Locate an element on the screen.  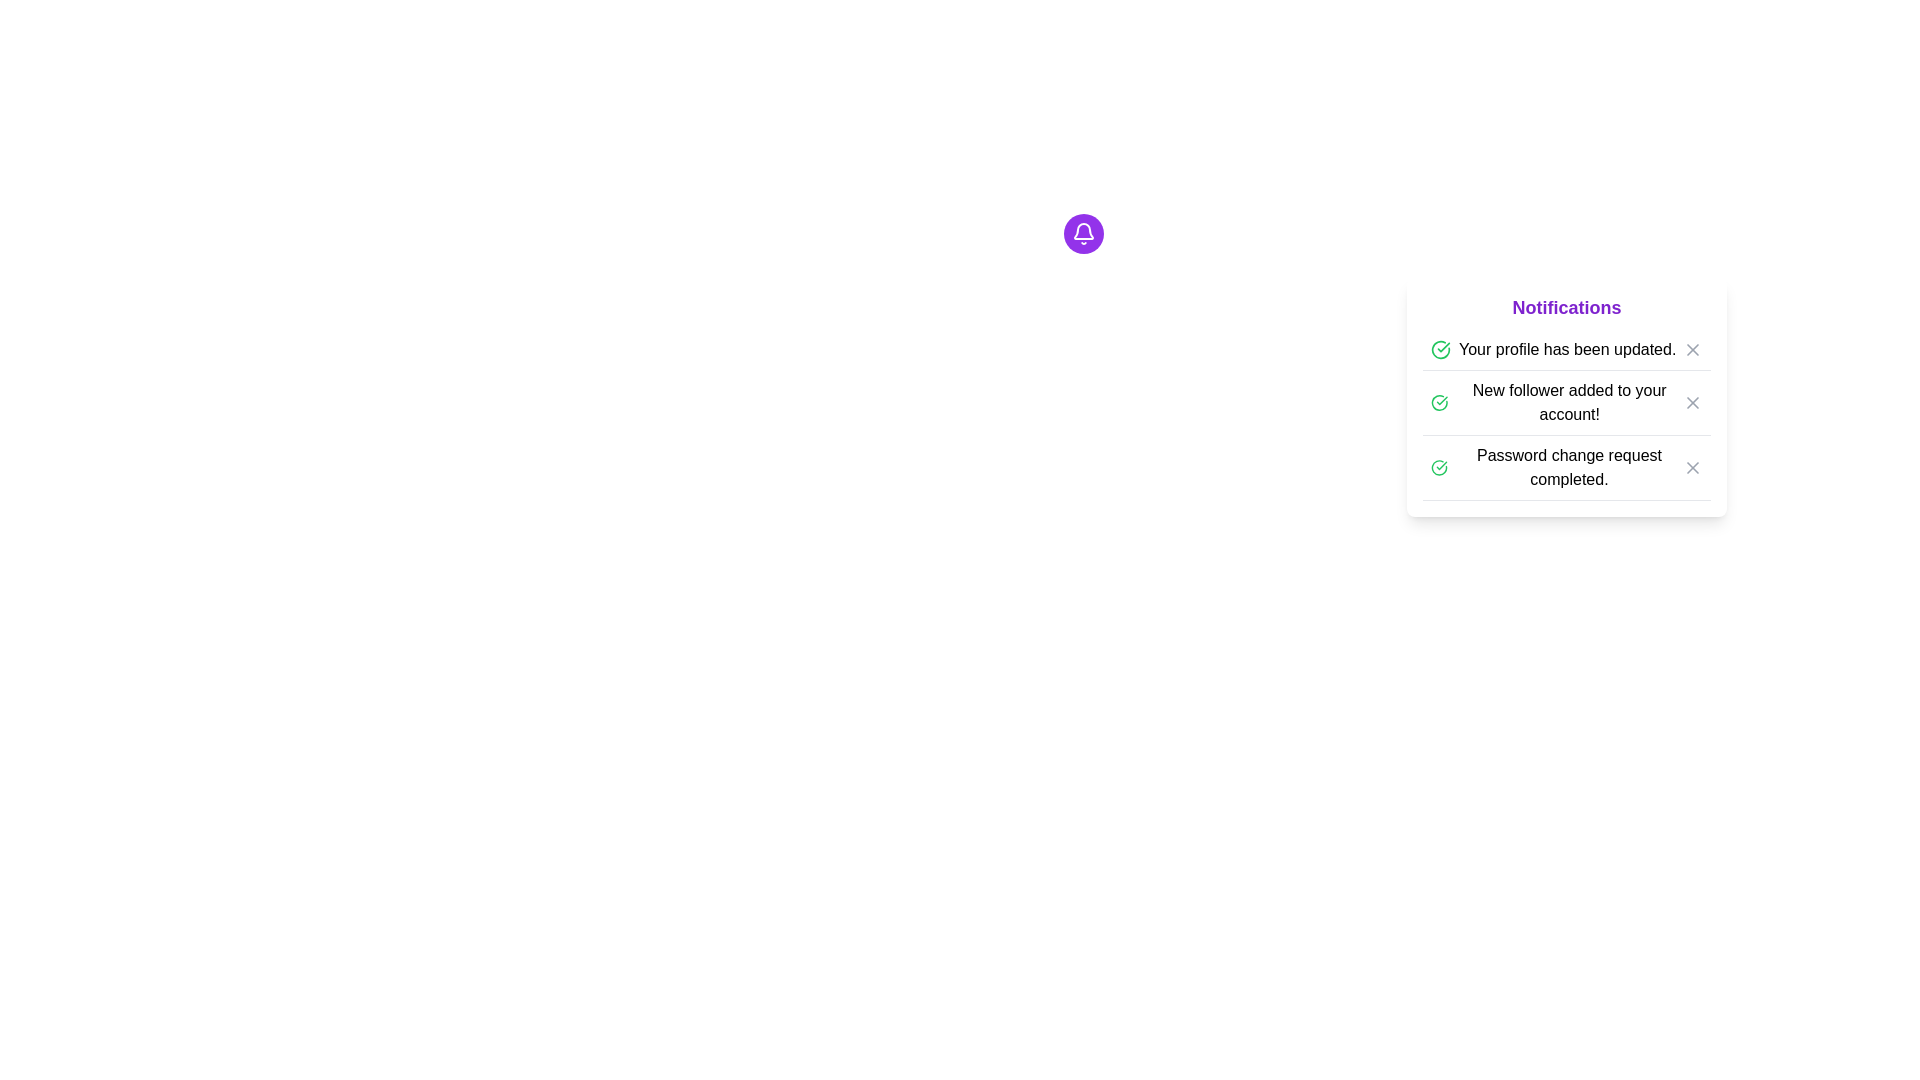
the text label that notifies the user of a new follower being added to their account, located between the messages 'Your profile has been updated.' and 'Password change request completed.' is located at coordinates (1555, 402).